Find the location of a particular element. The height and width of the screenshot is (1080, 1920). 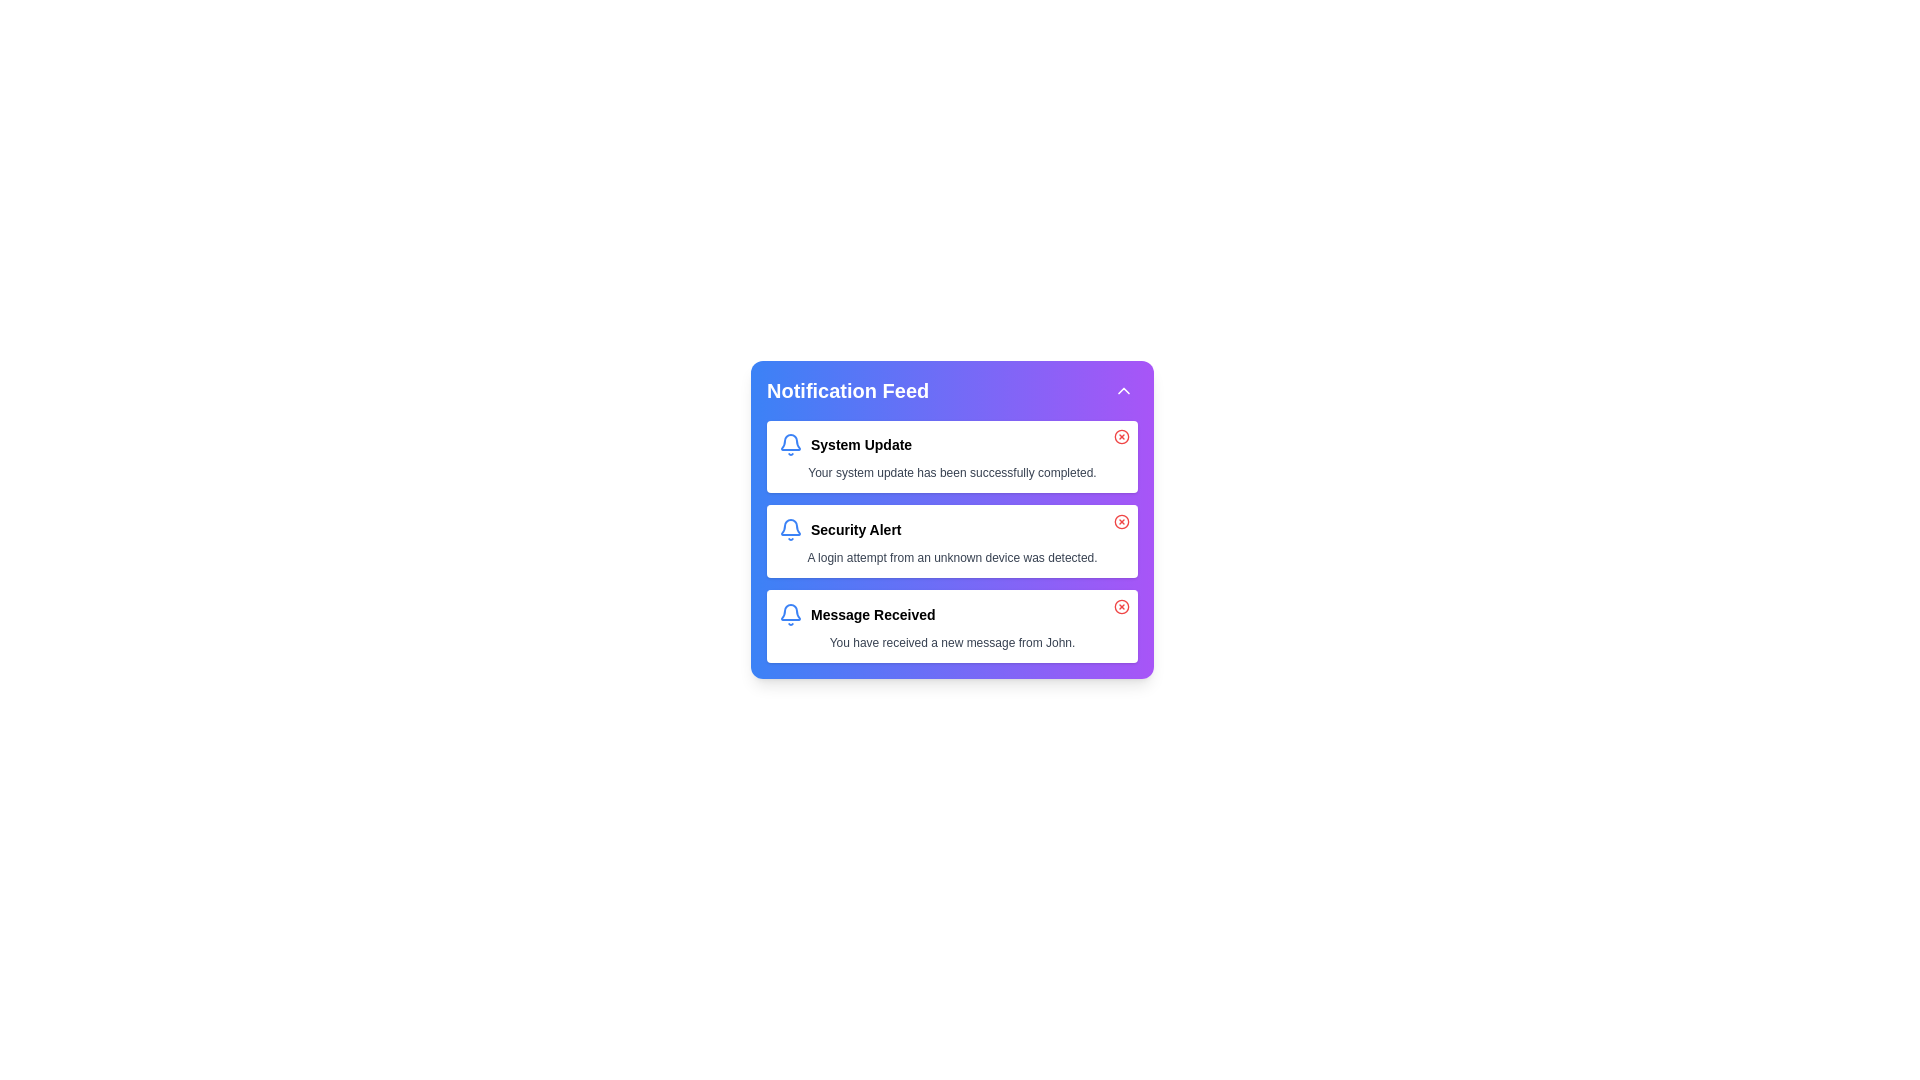

the Icon button at the top-right corner of the 'Notification Feed' panel is located at coordinates (1123, 390).